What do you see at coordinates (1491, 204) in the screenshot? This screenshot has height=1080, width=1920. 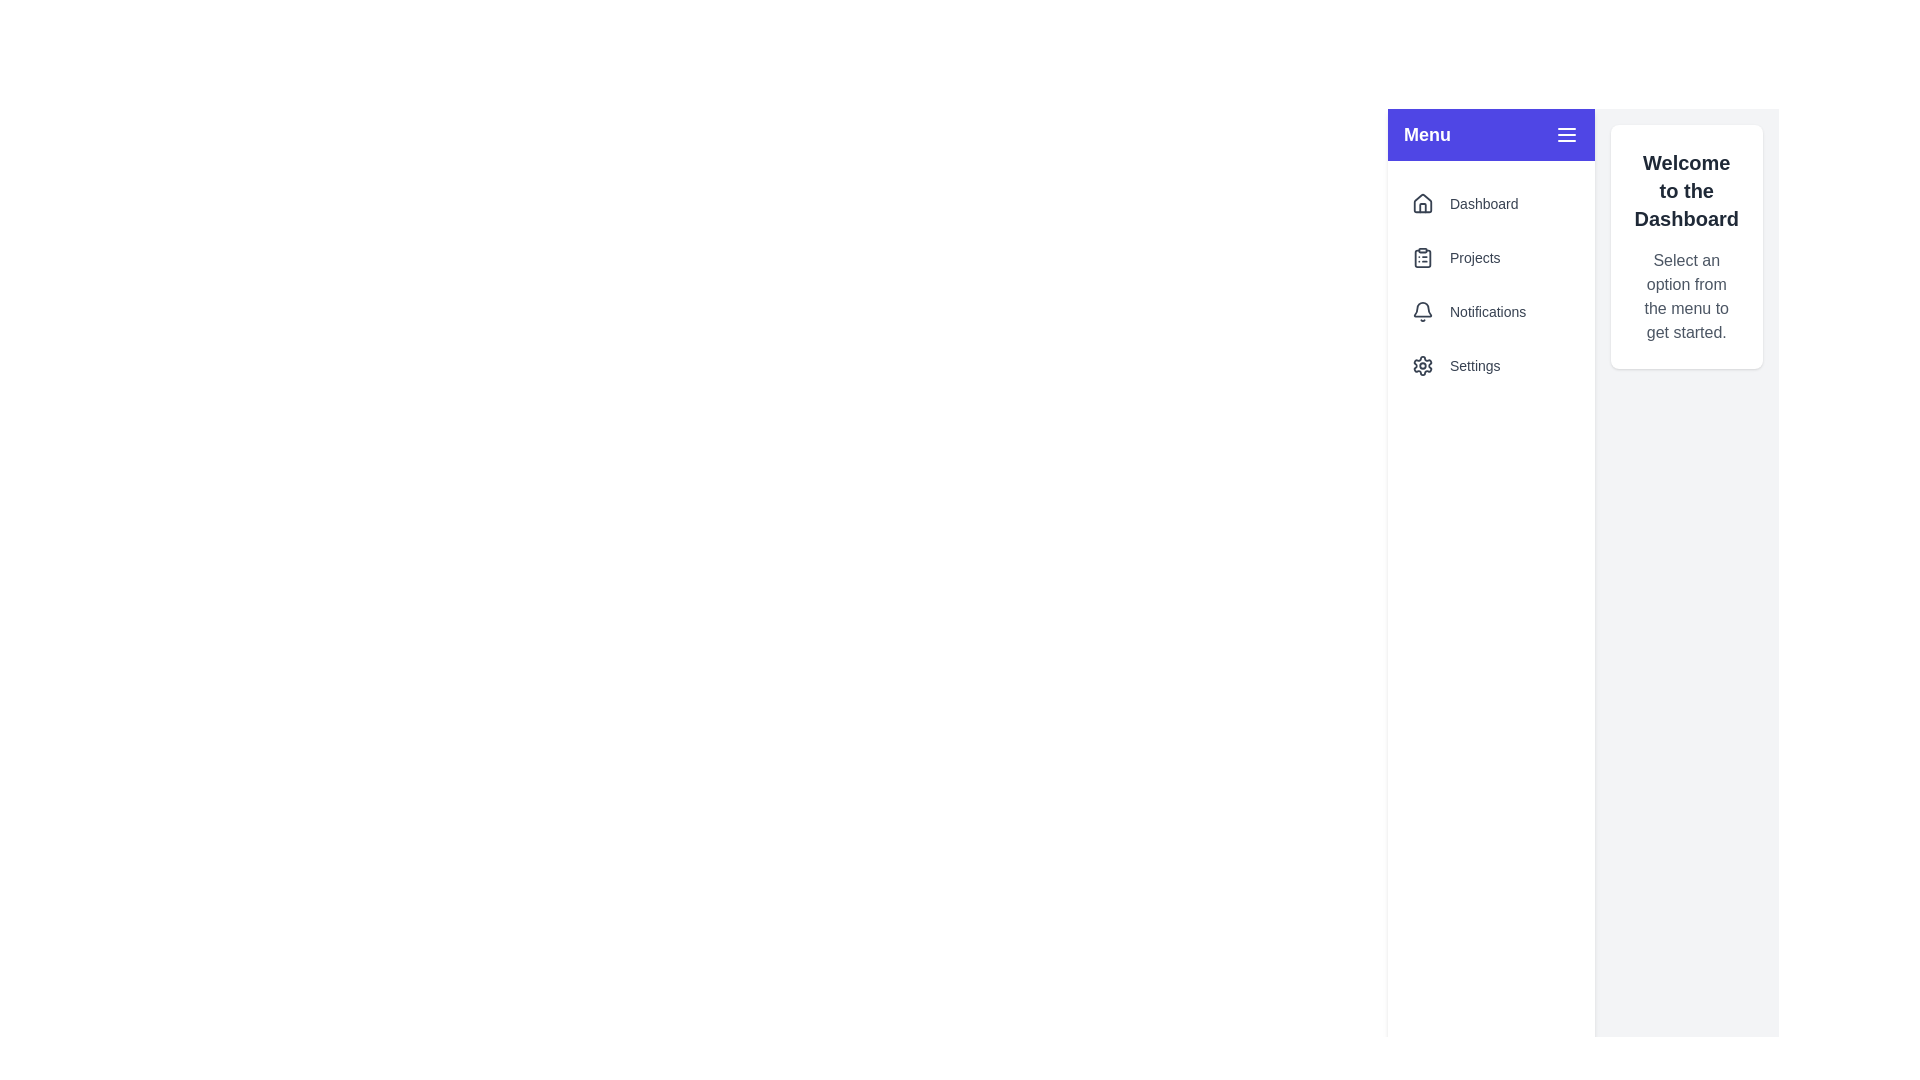 I see `the menu item labeled Dashboard` at bounding box center [1491, 204].